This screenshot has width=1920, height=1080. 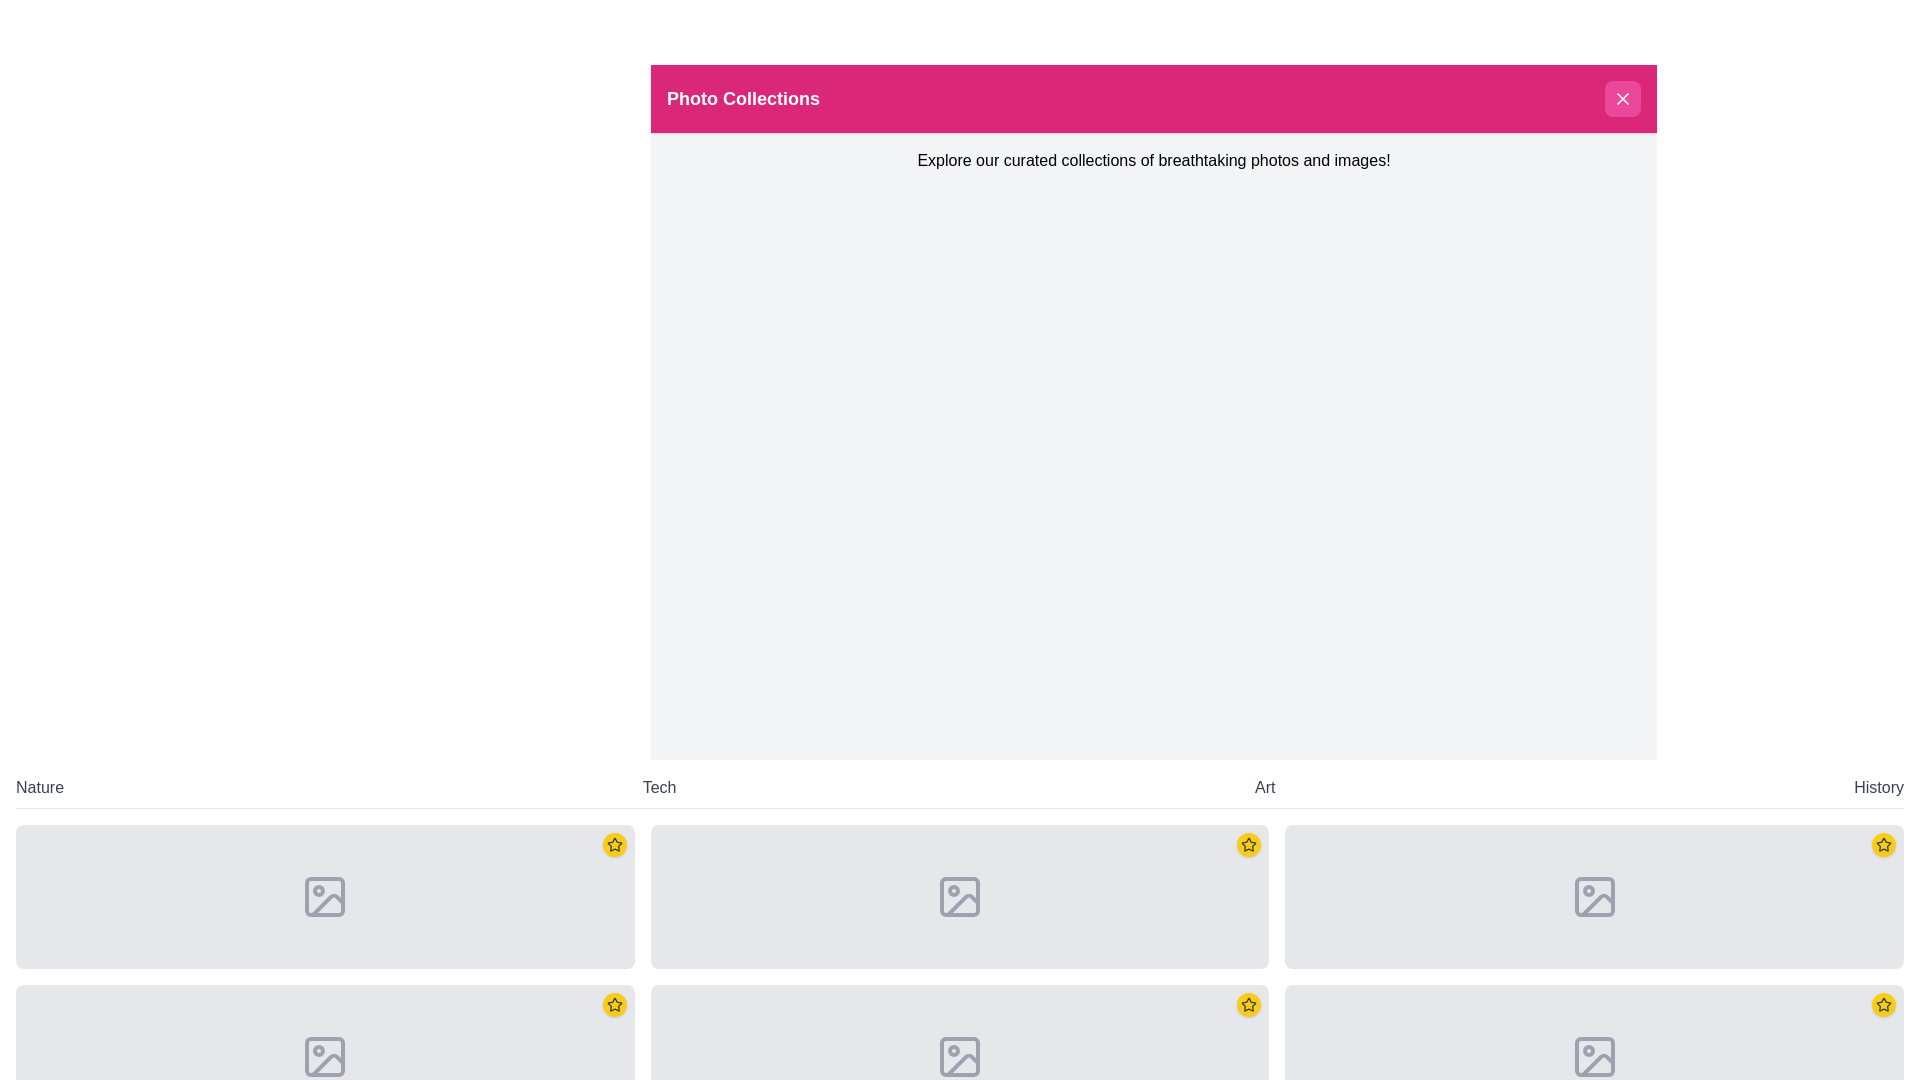 What do you see at coordinates (1248, 1004) in the screenshot?
I see `the star icon located in the top-right corner of the square card under the 'Art' category` at bounding box center [1248, 1004].